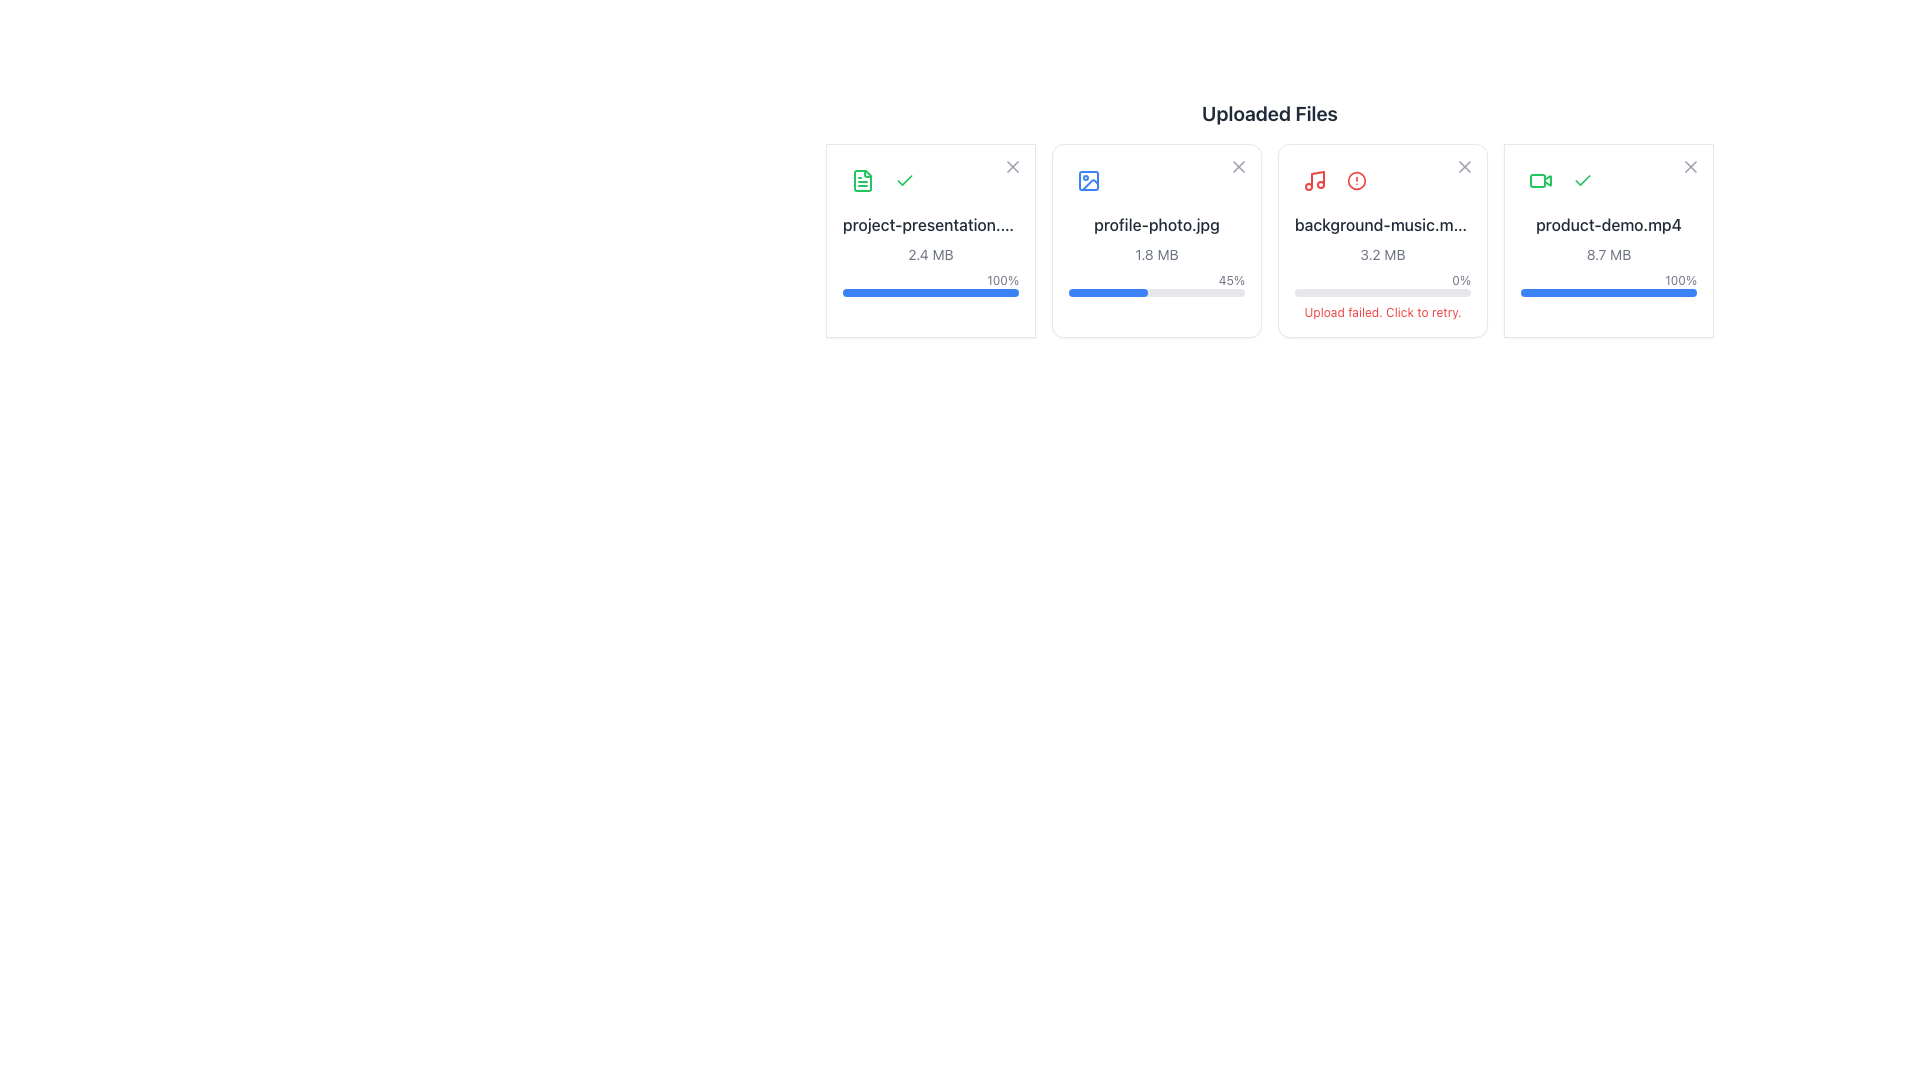 This screenshot has height=1080, width=1920. I want to click on the close icon (small 'X' in light gray) located in the top-right corner of the file upload card for 'background-music.mp3', so click(1464, 165).